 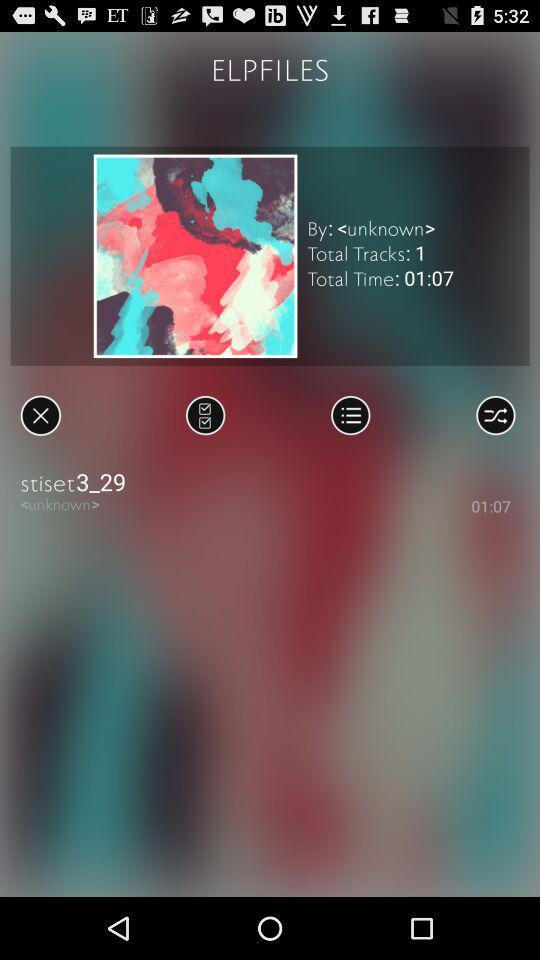 What do you see at coordinates (494, 414) in the screenshot?
I see `settings` at bounding box center [494, 414].